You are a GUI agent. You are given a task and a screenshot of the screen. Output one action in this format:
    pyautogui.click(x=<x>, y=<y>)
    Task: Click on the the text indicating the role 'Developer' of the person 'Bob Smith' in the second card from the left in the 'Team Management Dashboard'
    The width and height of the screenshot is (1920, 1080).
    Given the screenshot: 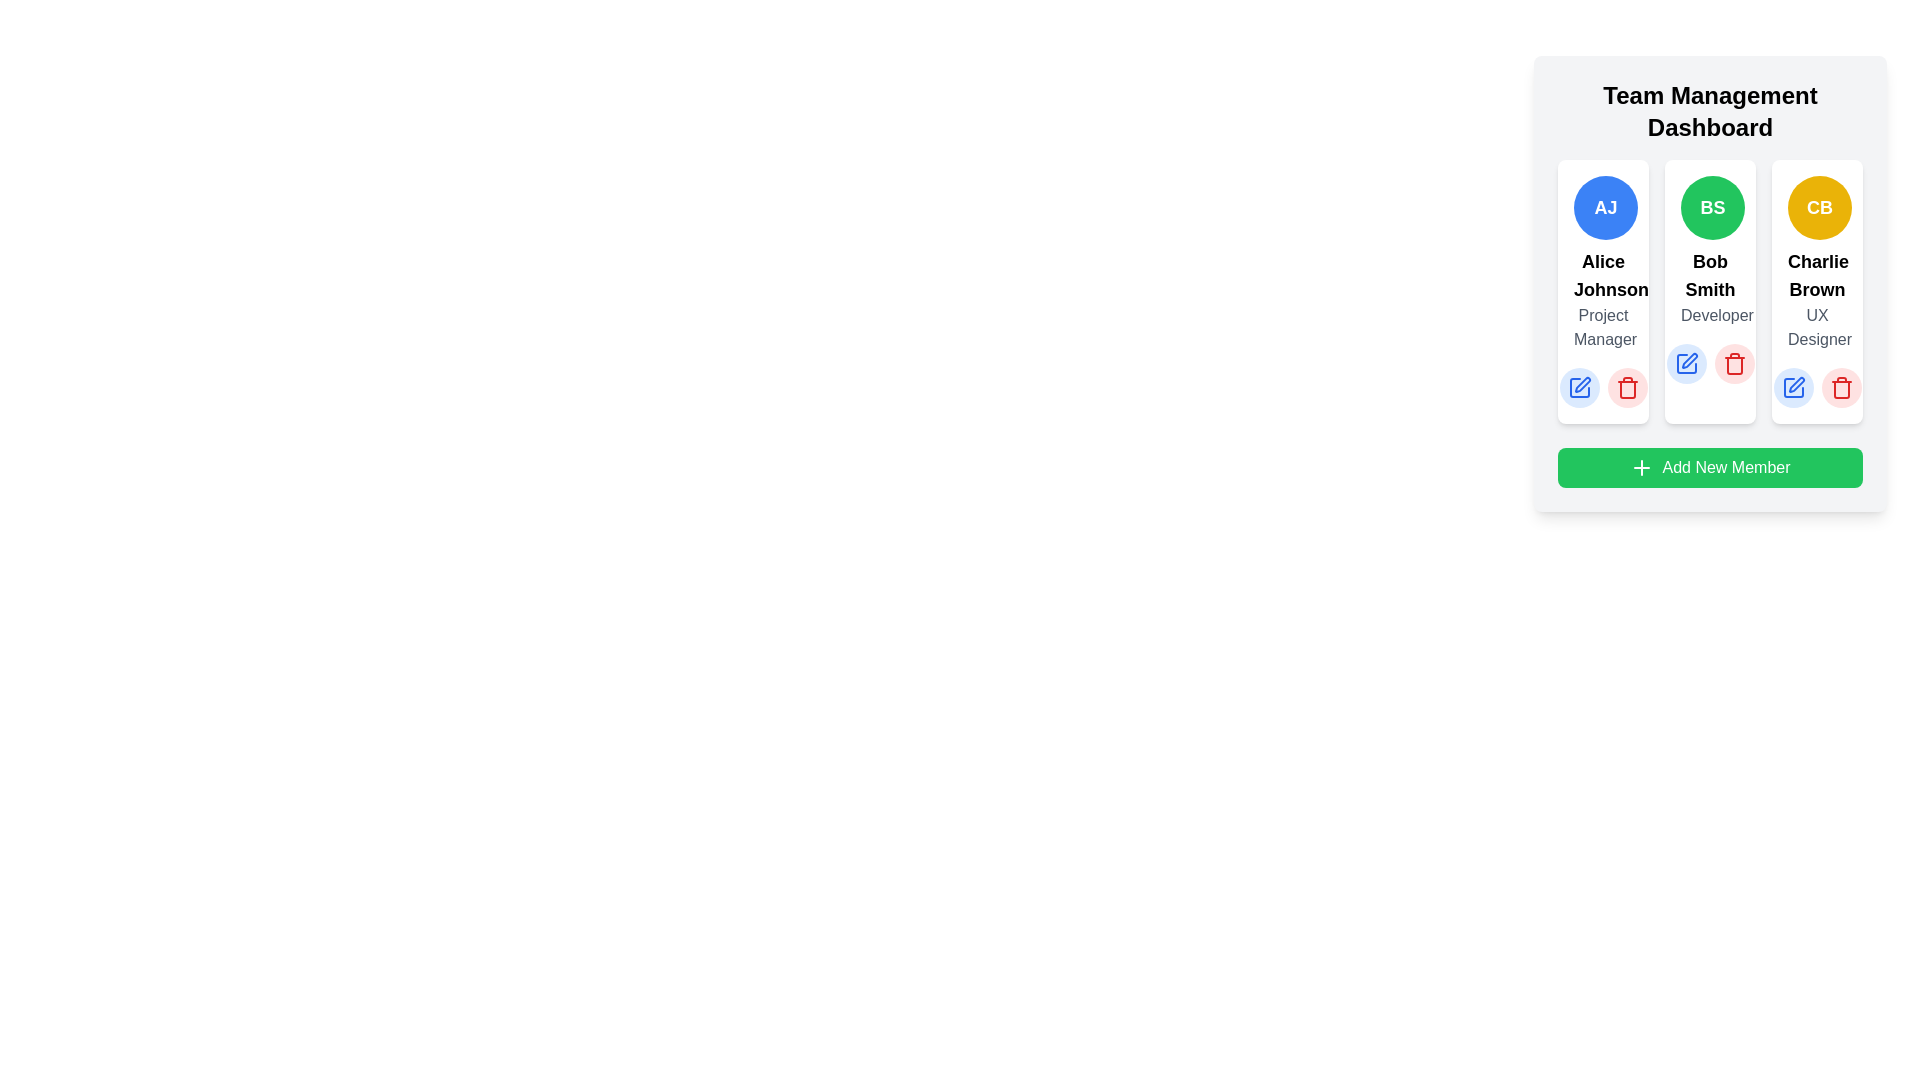 What is the action you would take?
    pyautogui.click(x=1709, y=315)
    